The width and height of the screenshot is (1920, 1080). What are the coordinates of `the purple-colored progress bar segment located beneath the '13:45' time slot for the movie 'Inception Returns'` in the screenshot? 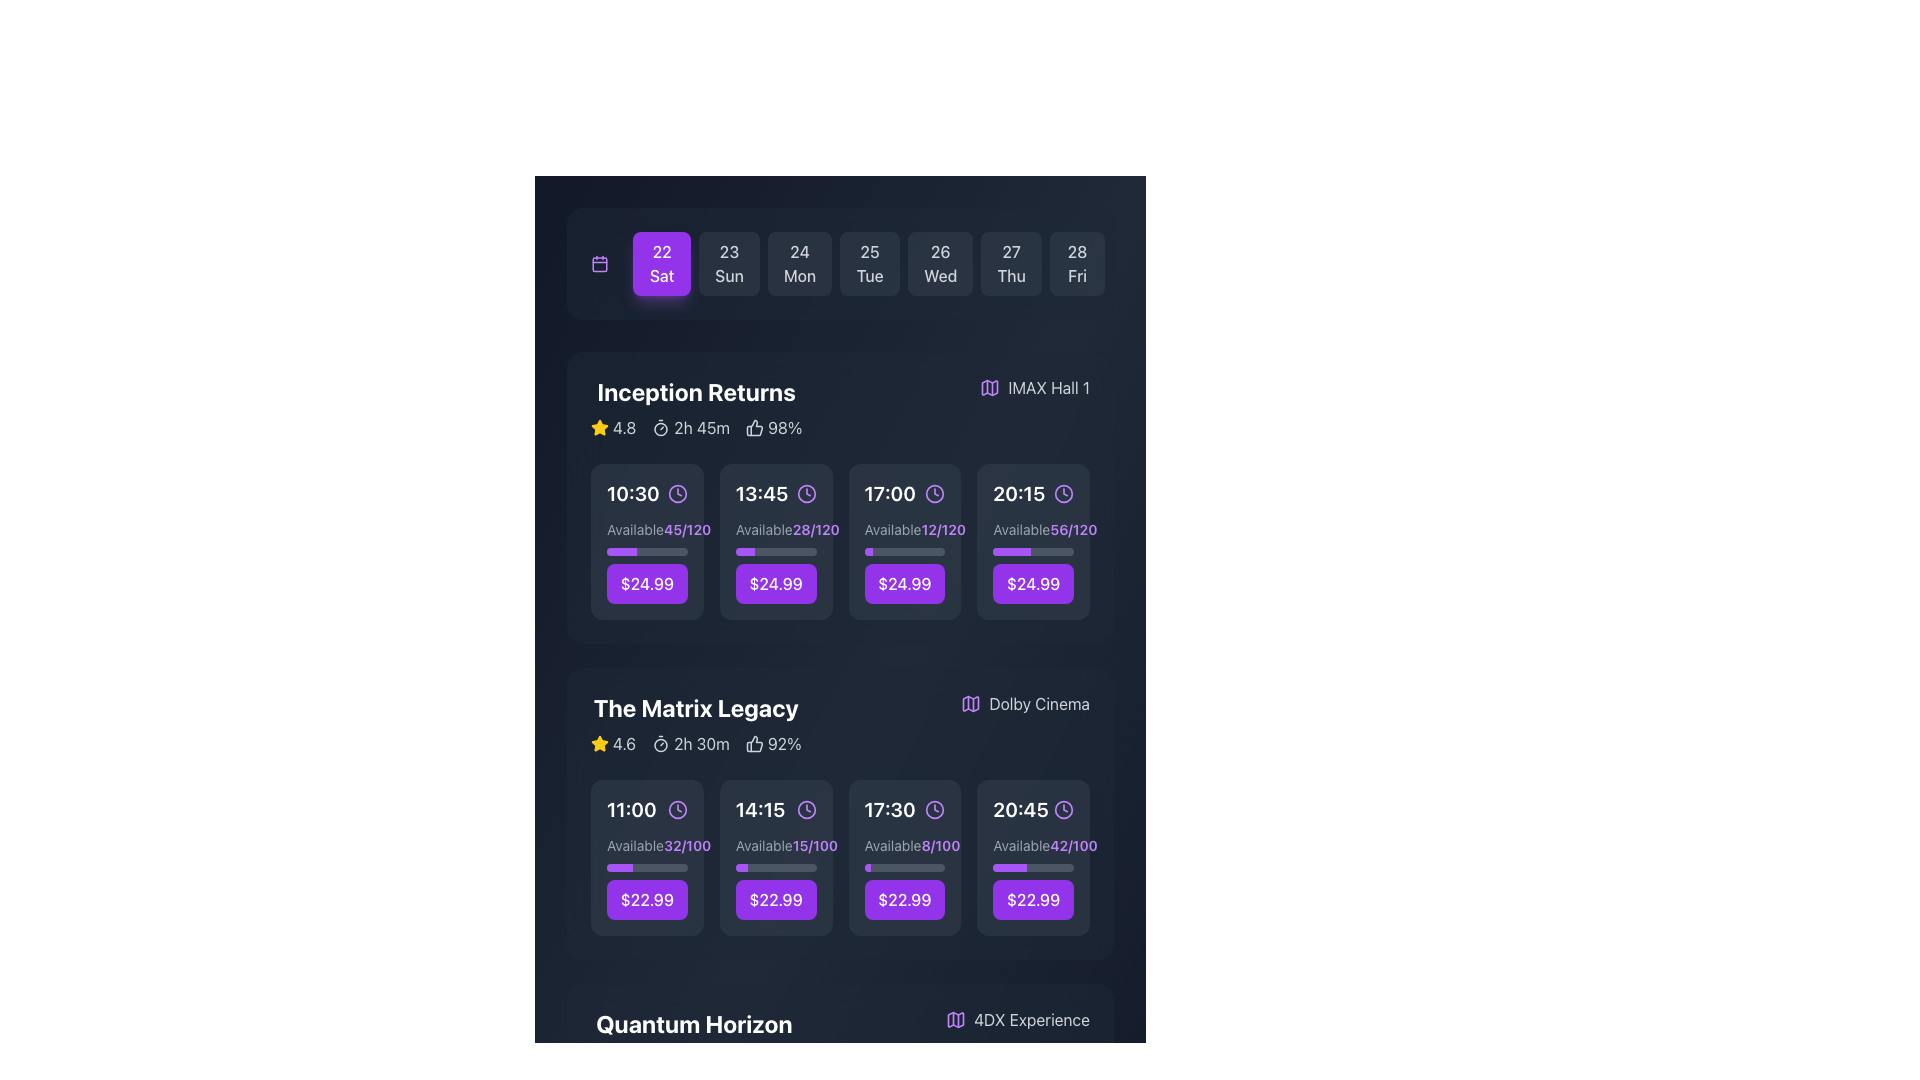 It's located at (744, 551).